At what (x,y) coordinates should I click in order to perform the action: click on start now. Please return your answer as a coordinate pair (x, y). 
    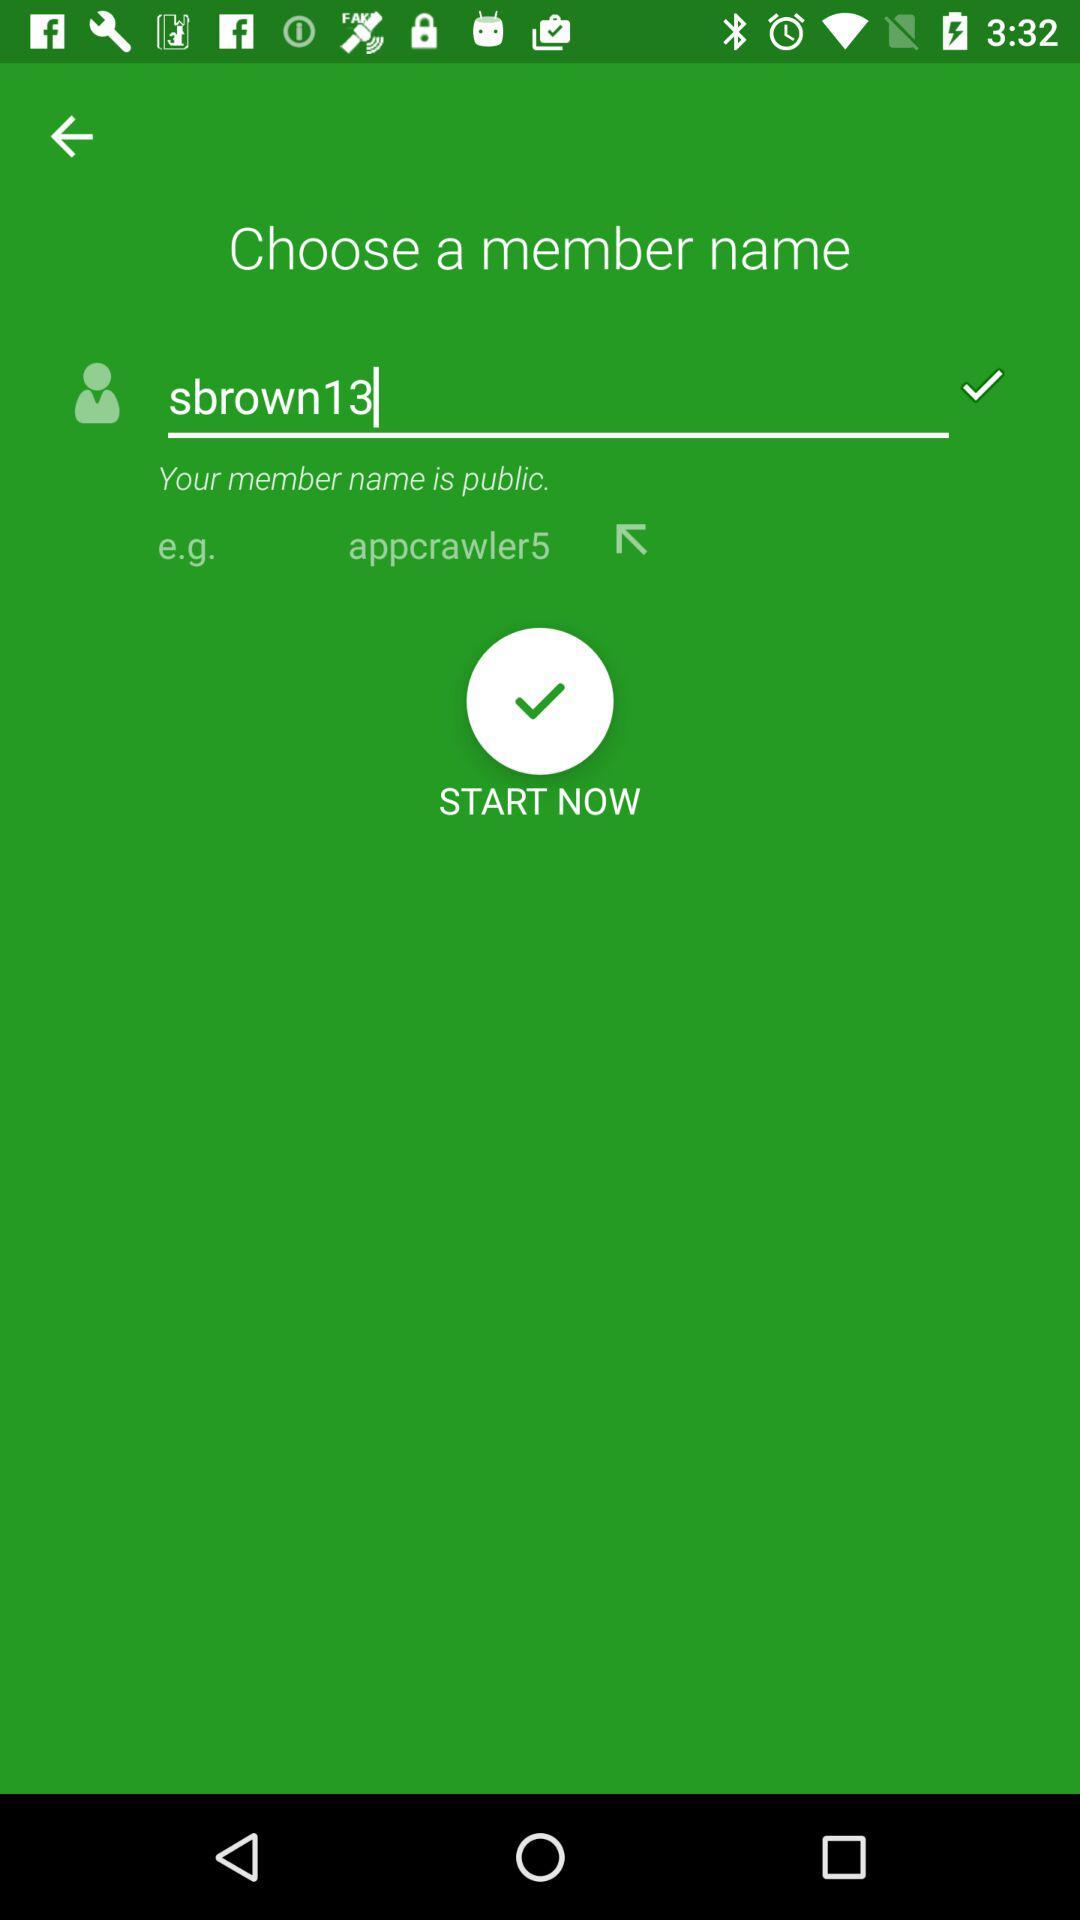
    Looking at the image, I should click on (540, 701).